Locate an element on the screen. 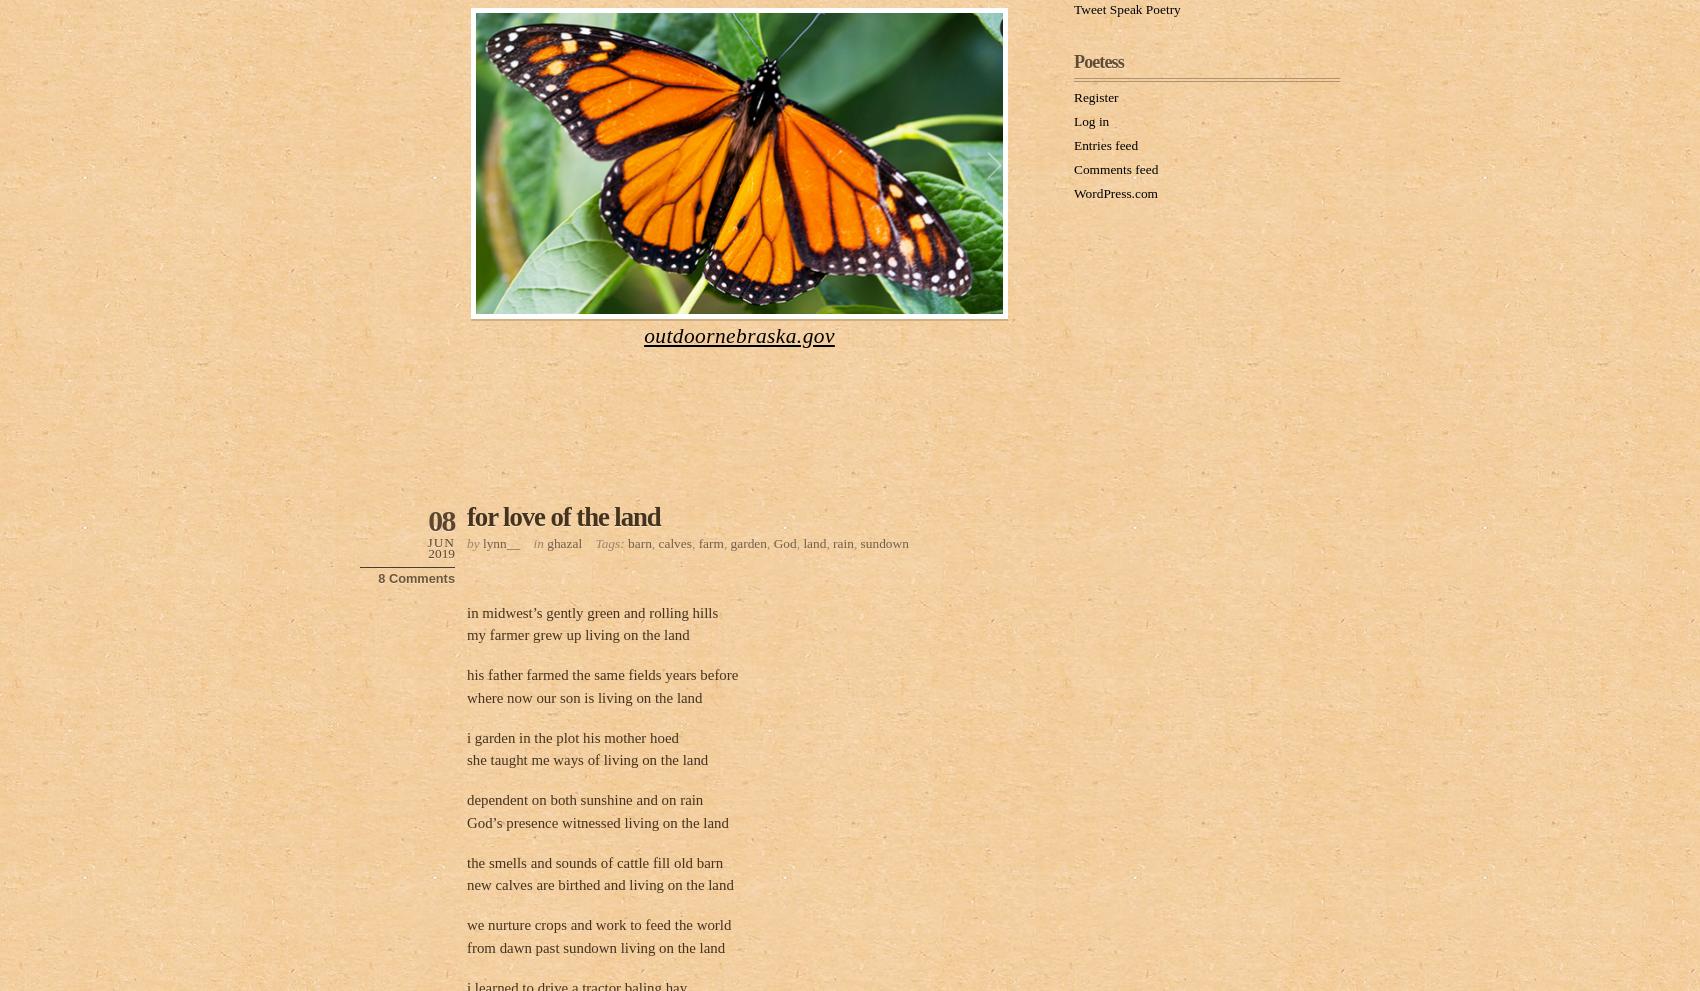  'by' is located at coordinates (474, 541).